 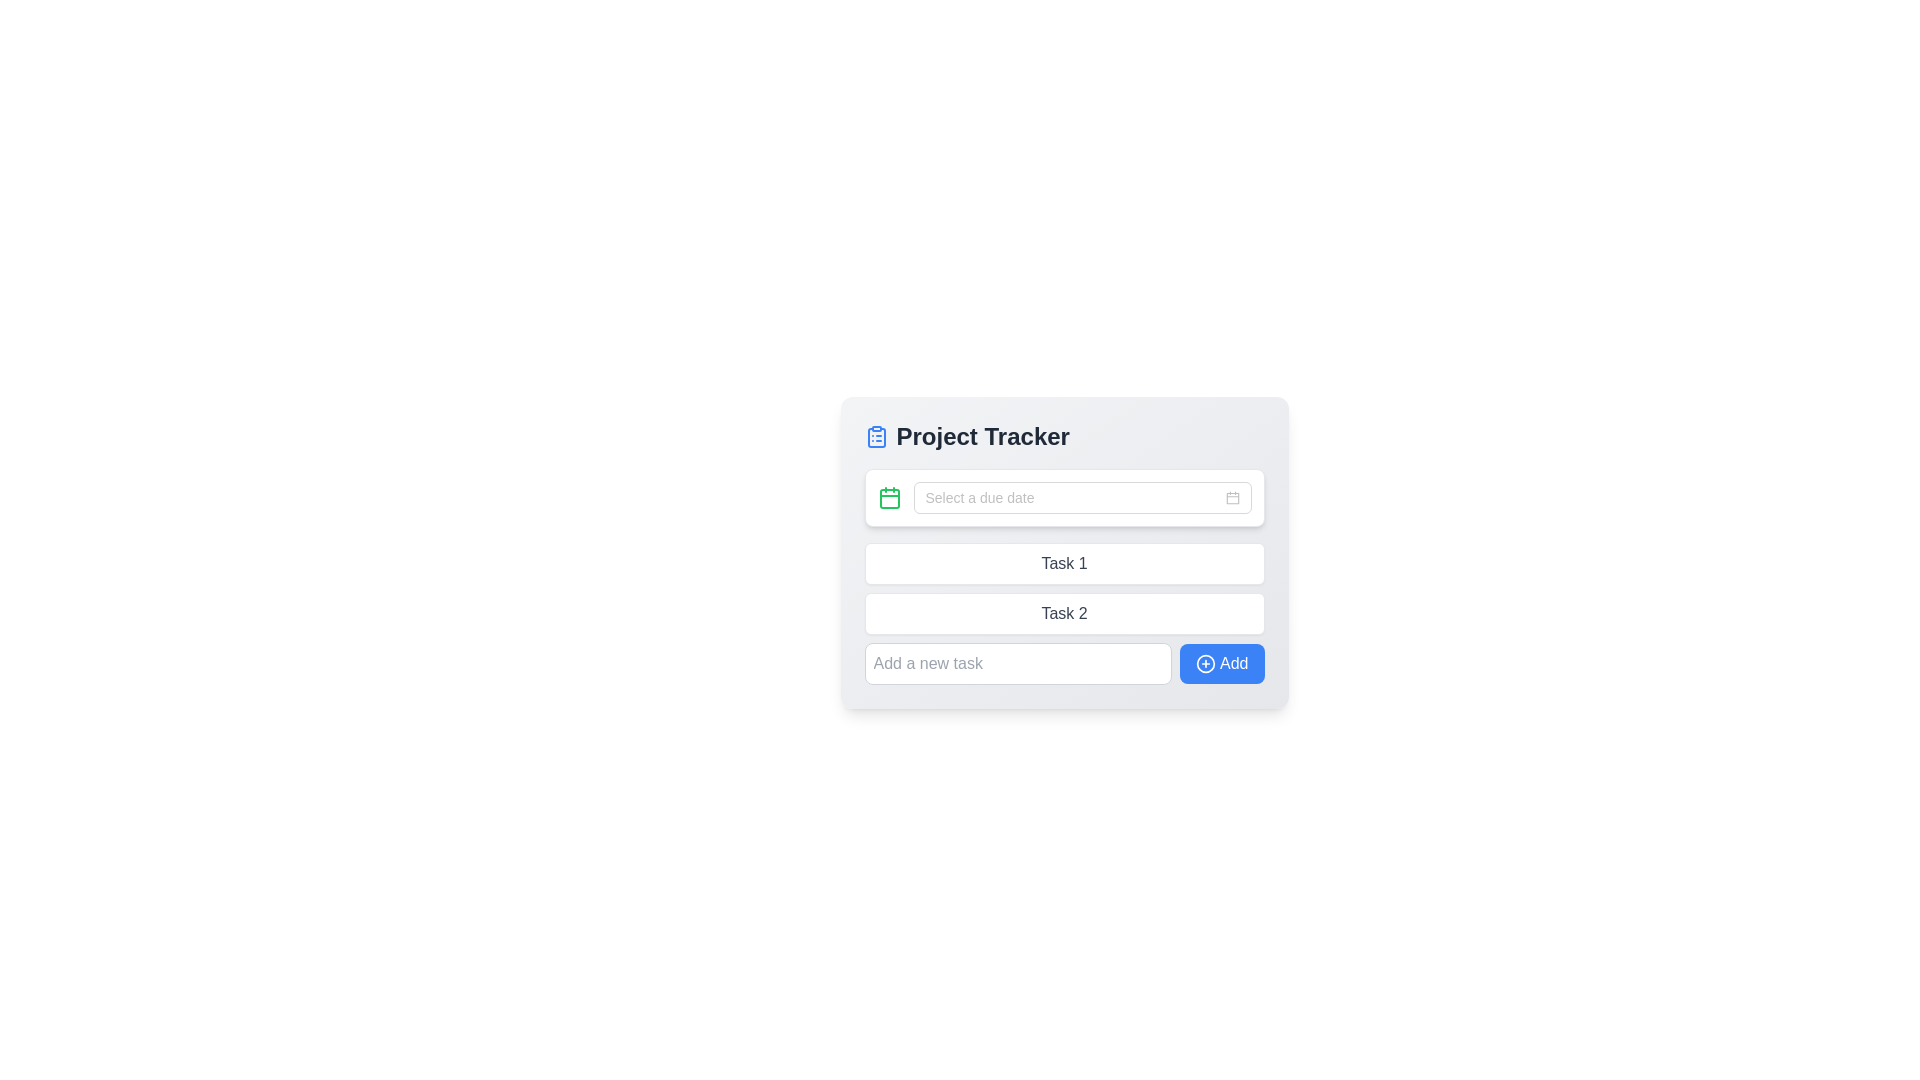 I want to click on the 'Task 2' label, which is a rectangular box with a white background and gray border, to mark it as completed, so click(x=1063, y=612).